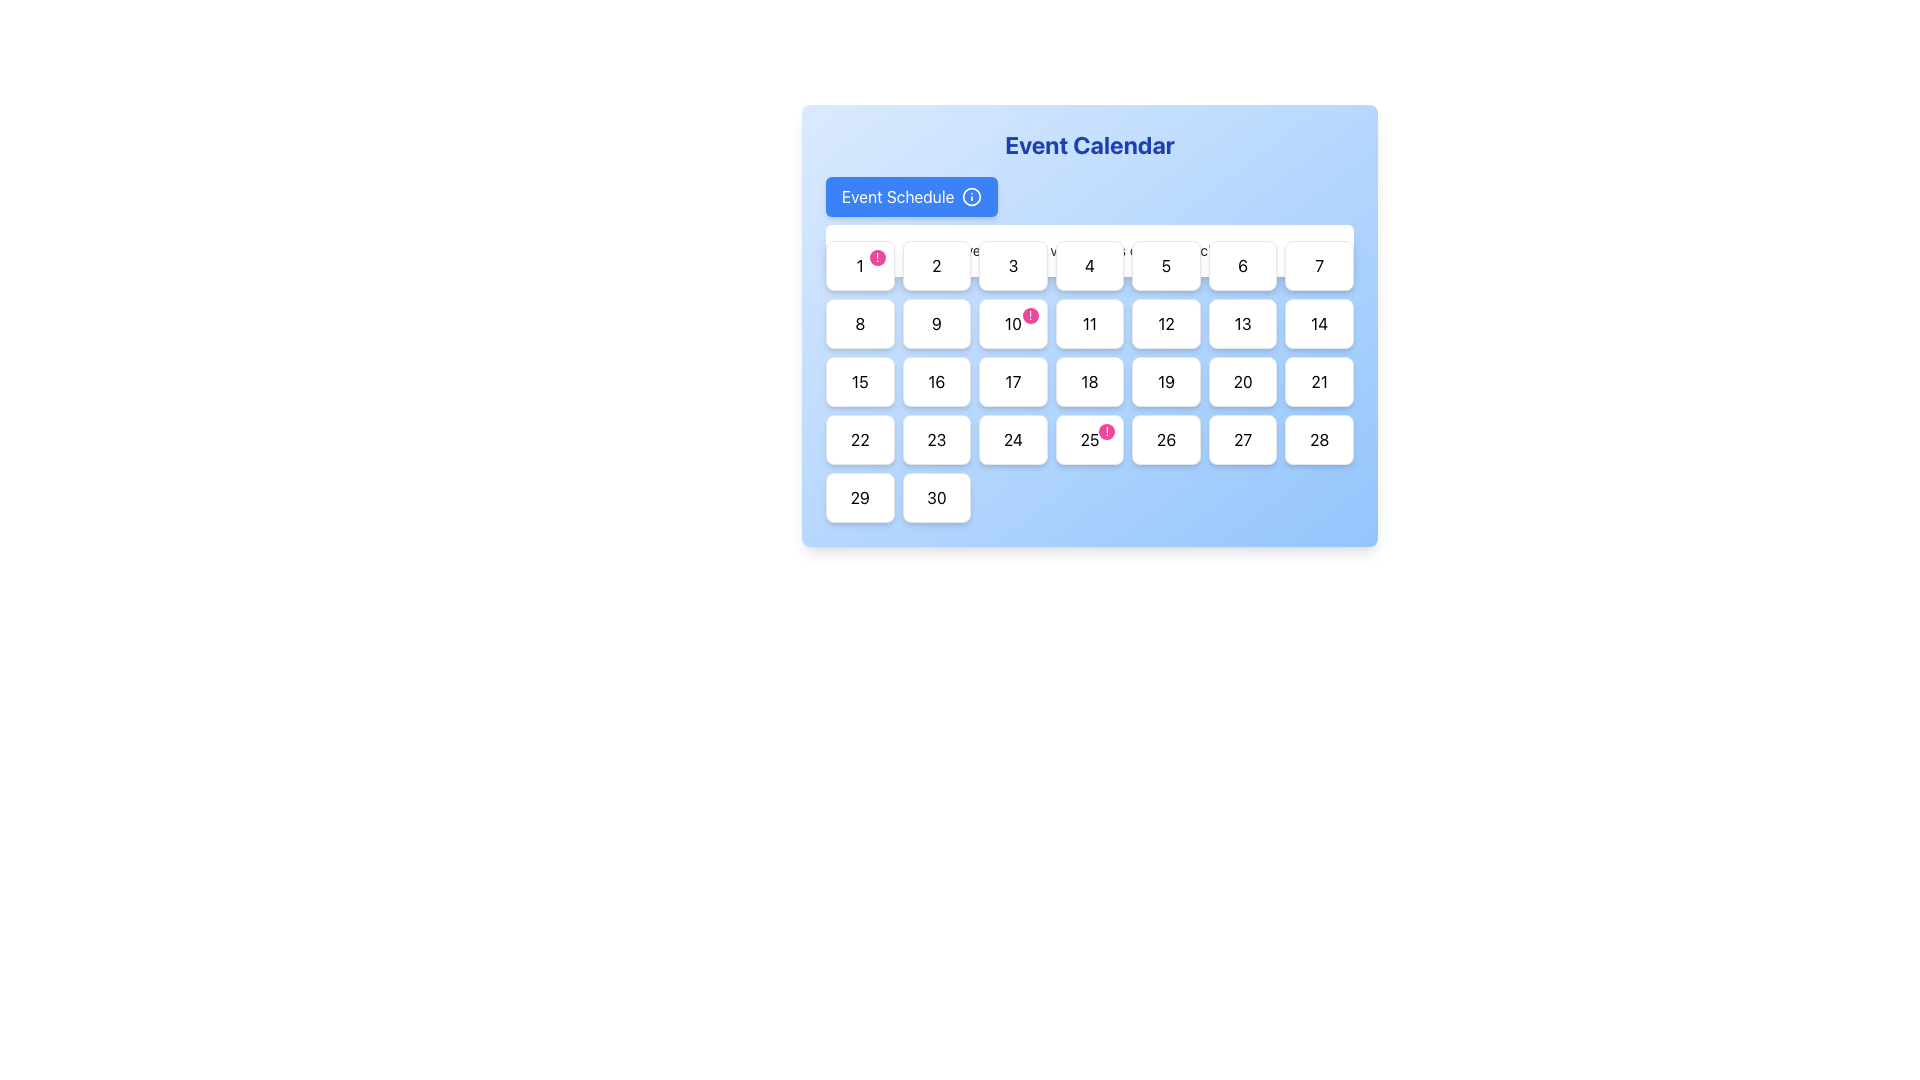 This screenshot has height=1080, width=1920. Describe the element at coordinates (935, 496) in the screenshot. I see `the button displaying the number '30', which is a rectangular button with a white background and rounded corners` at that location.